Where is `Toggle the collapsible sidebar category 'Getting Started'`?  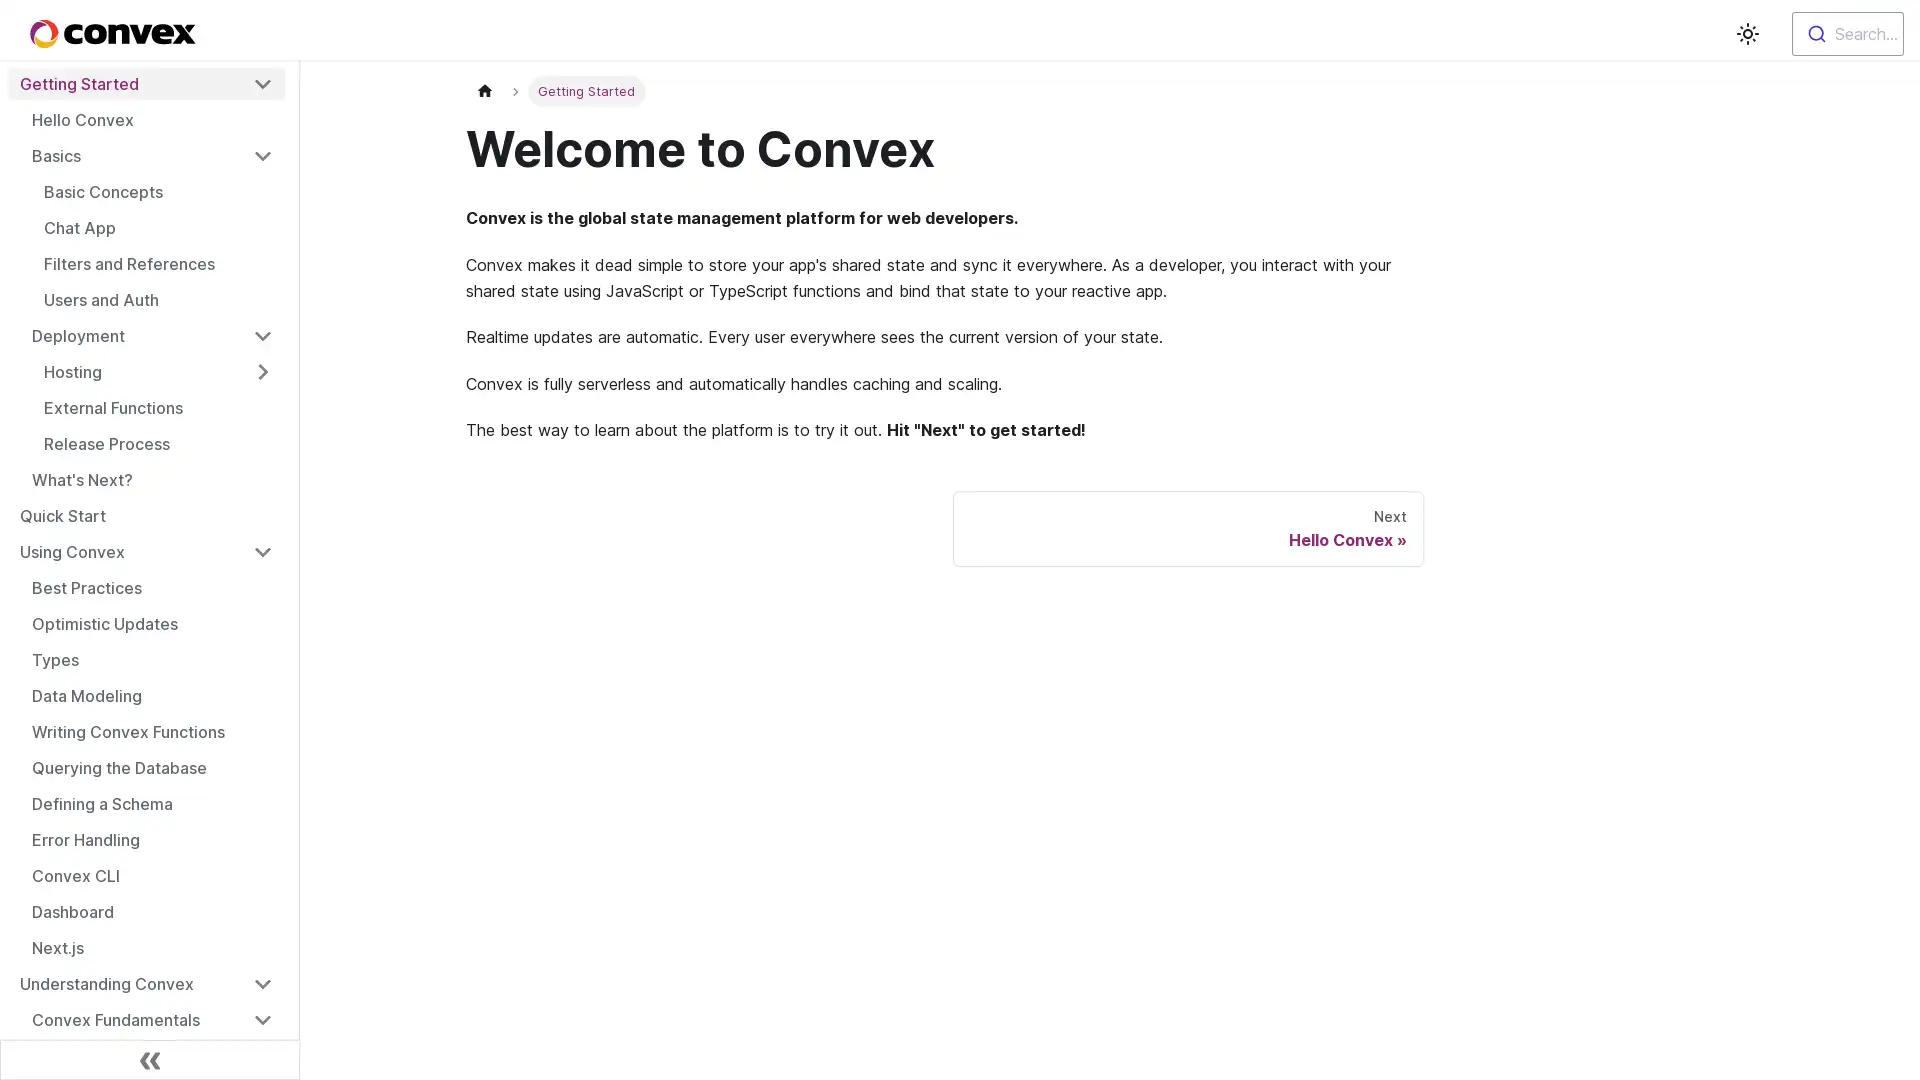 Toggle the collapsible sidebar category 'Getting Started' is located at coordinates (262, 83).